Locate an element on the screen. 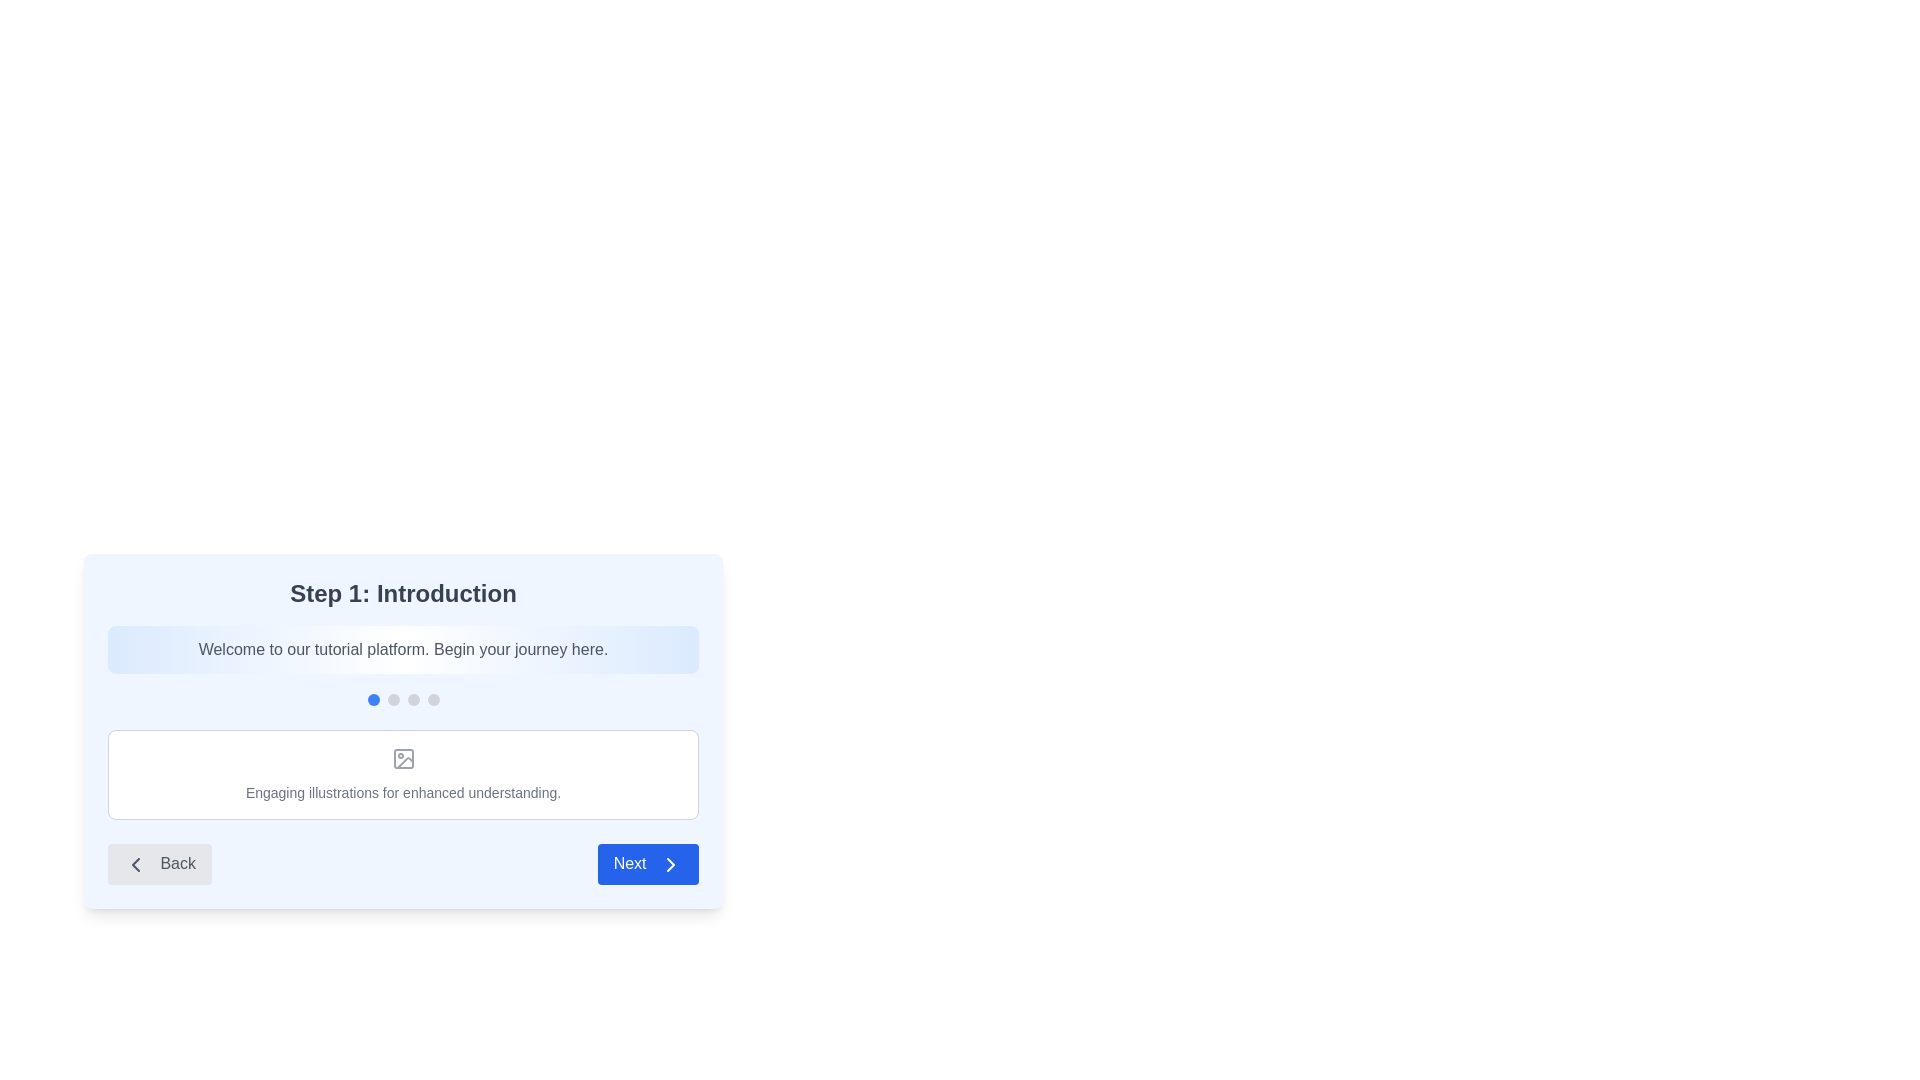 Image resolution: width=1920 pixels, height=1080 pixels. the first blue circular indicator located below the 'Step 1: Introduction' section, which is part of a group of four indicators is located at coordinates (373, 698).